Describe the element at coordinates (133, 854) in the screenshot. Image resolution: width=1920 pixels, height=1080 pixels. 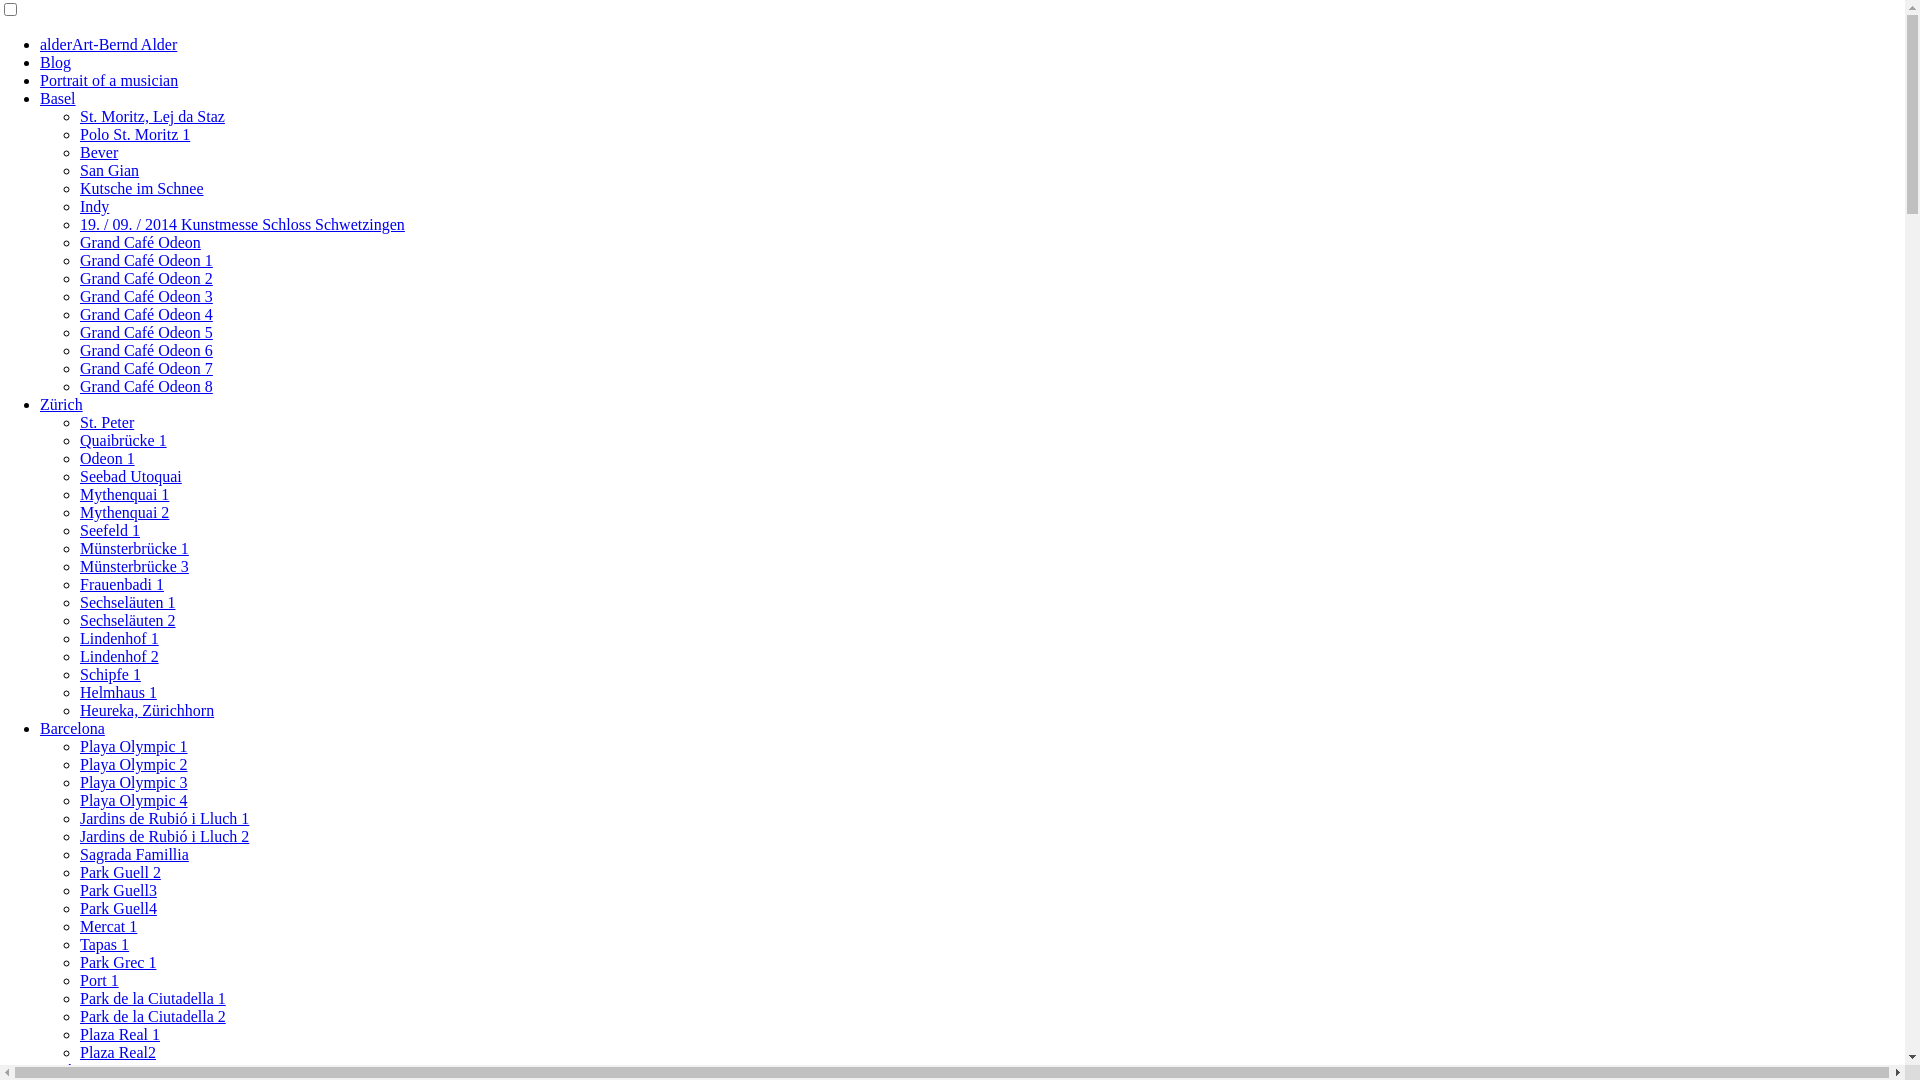
I see `'Sagrada Famillia'` at that location.